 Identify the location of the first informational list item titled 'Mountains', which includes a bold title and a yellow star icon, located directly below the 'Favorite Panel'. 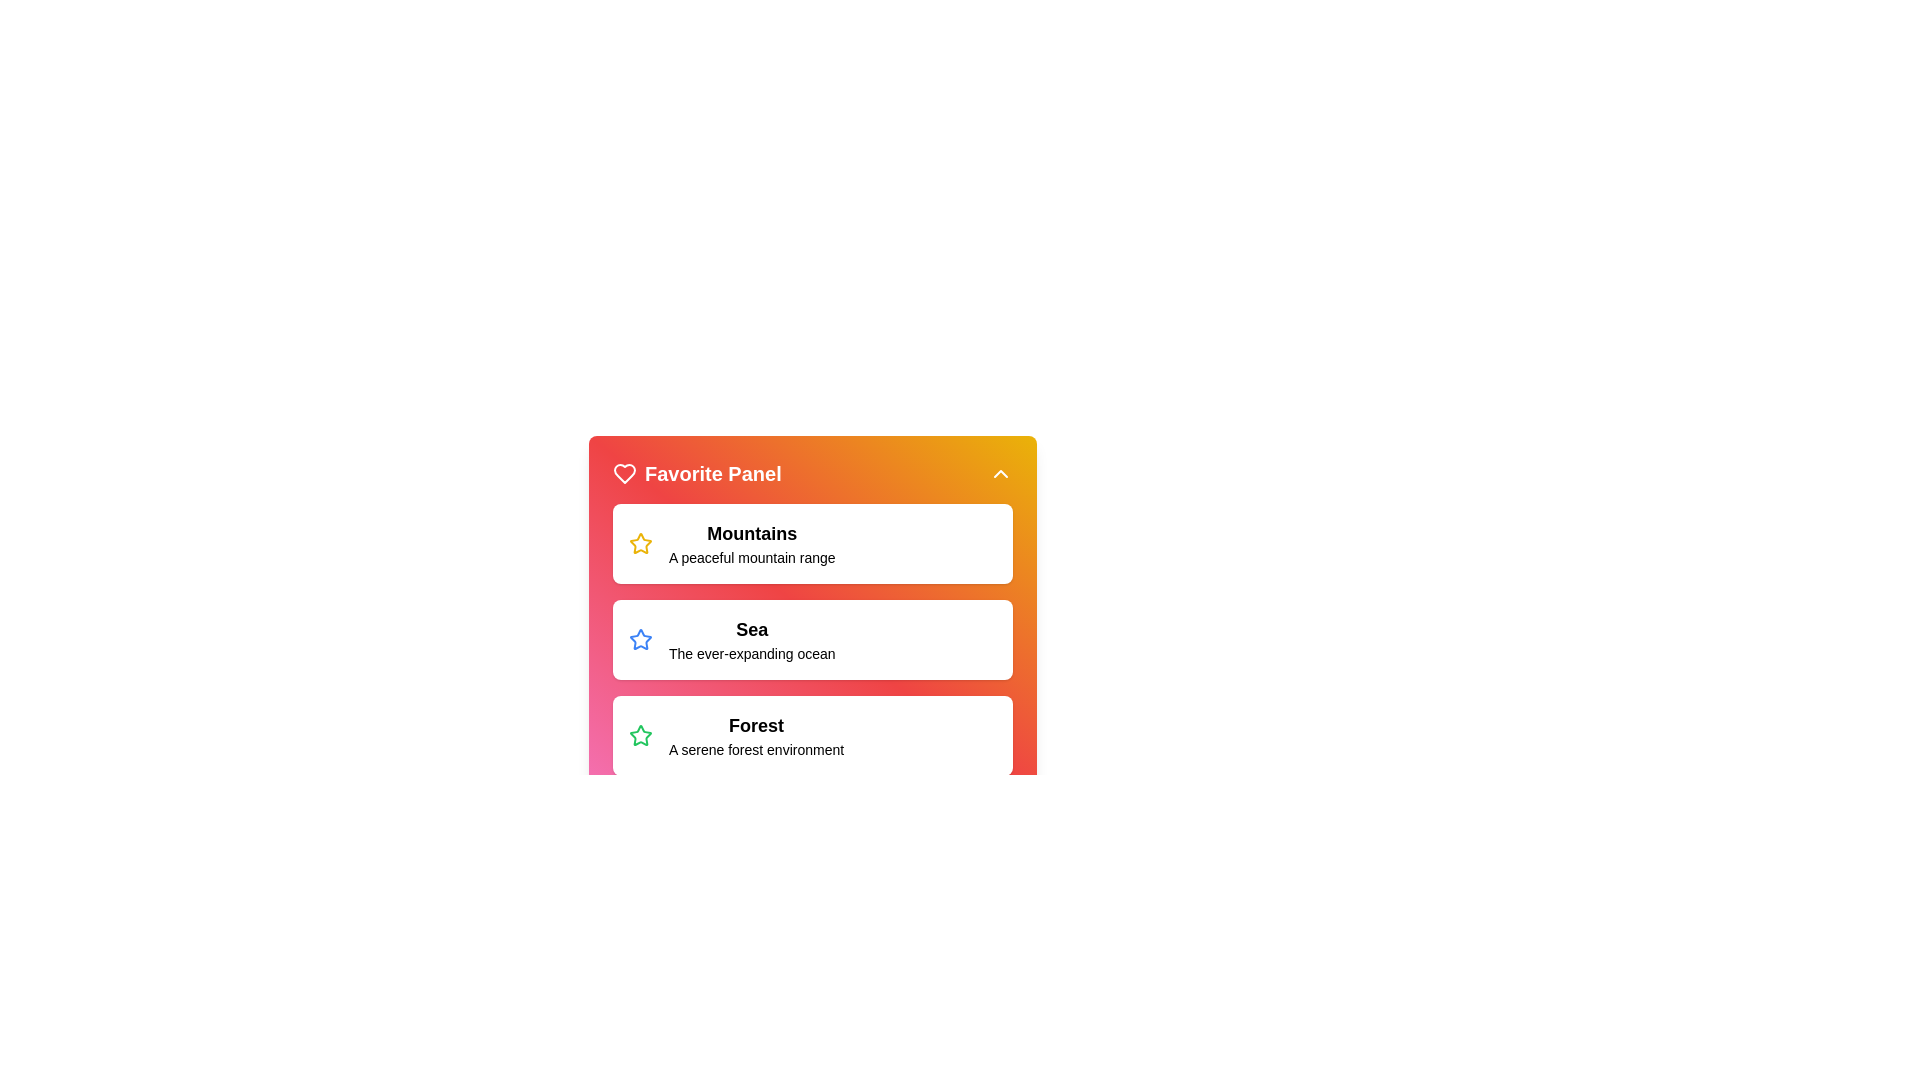
(812, 543).